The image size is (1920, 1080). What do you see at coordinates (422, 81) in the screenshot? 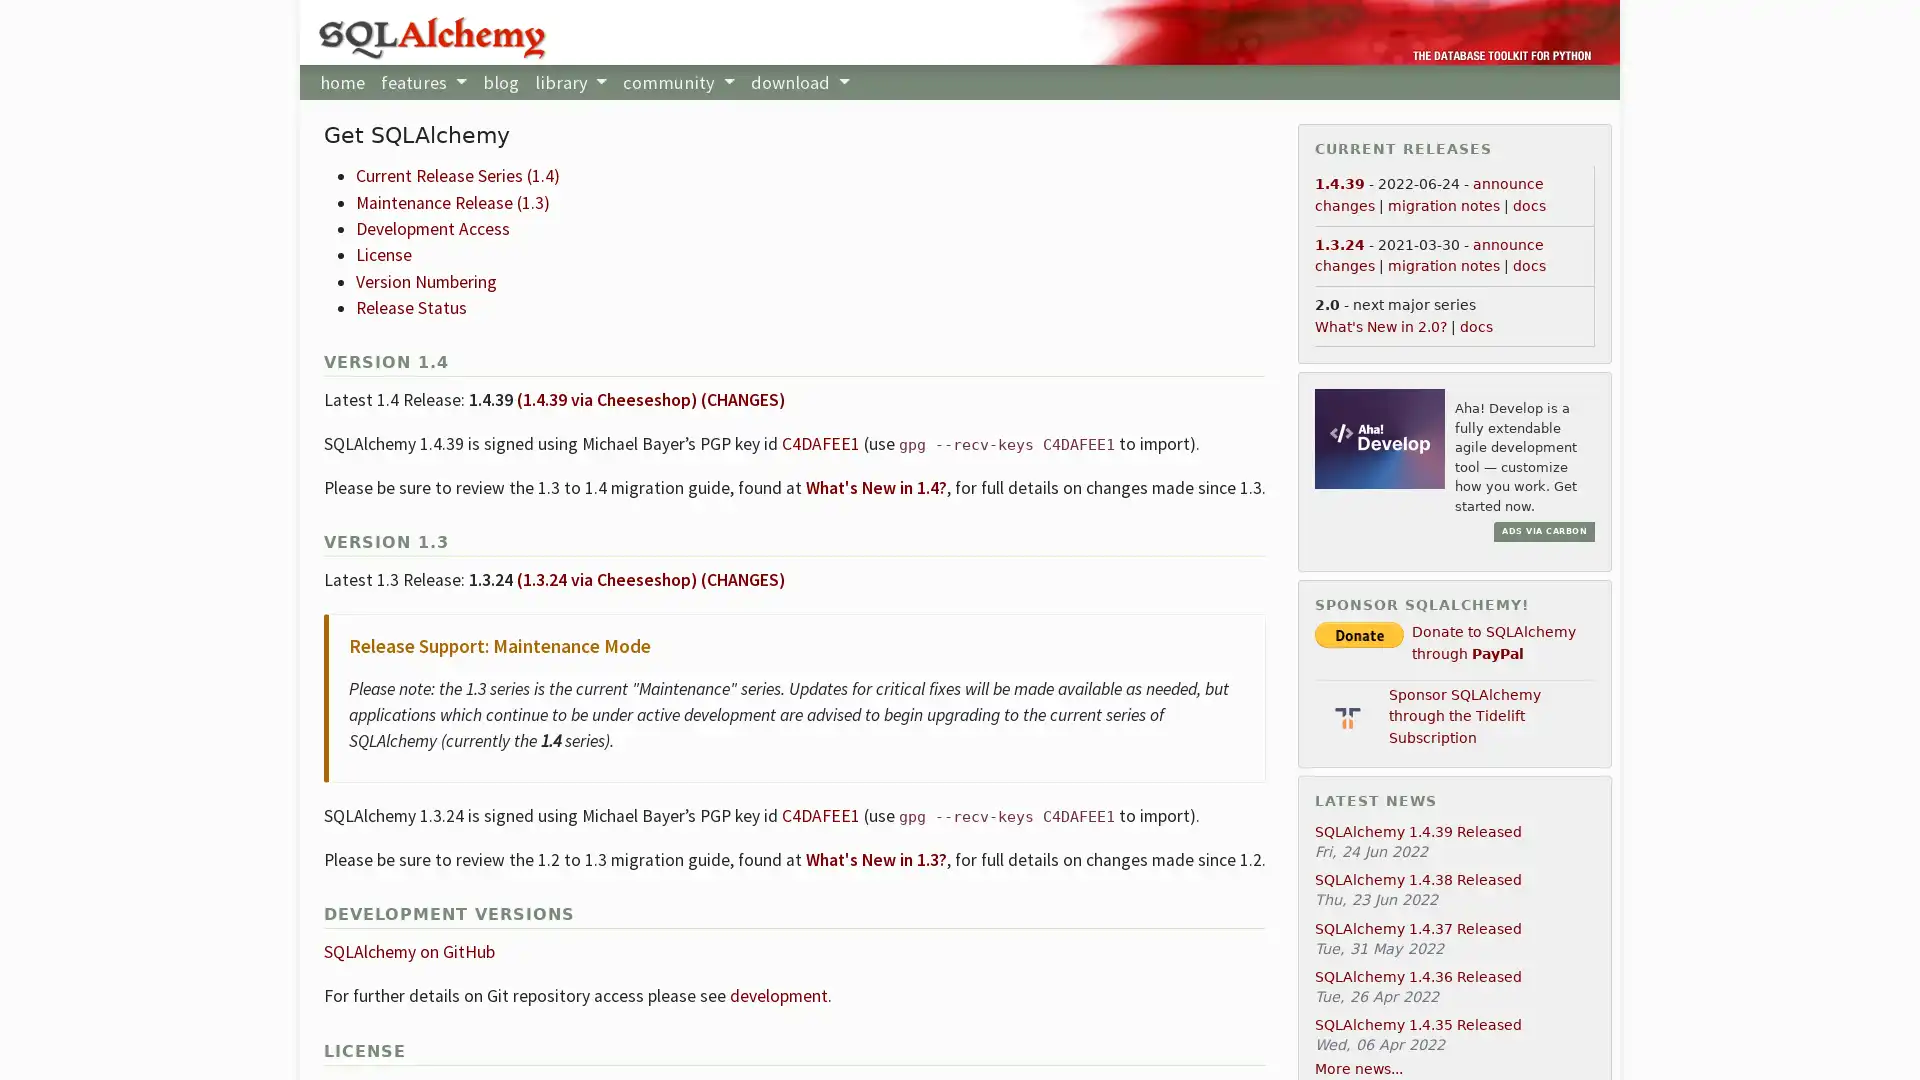
I see `features` at bounding box center [422, 81].